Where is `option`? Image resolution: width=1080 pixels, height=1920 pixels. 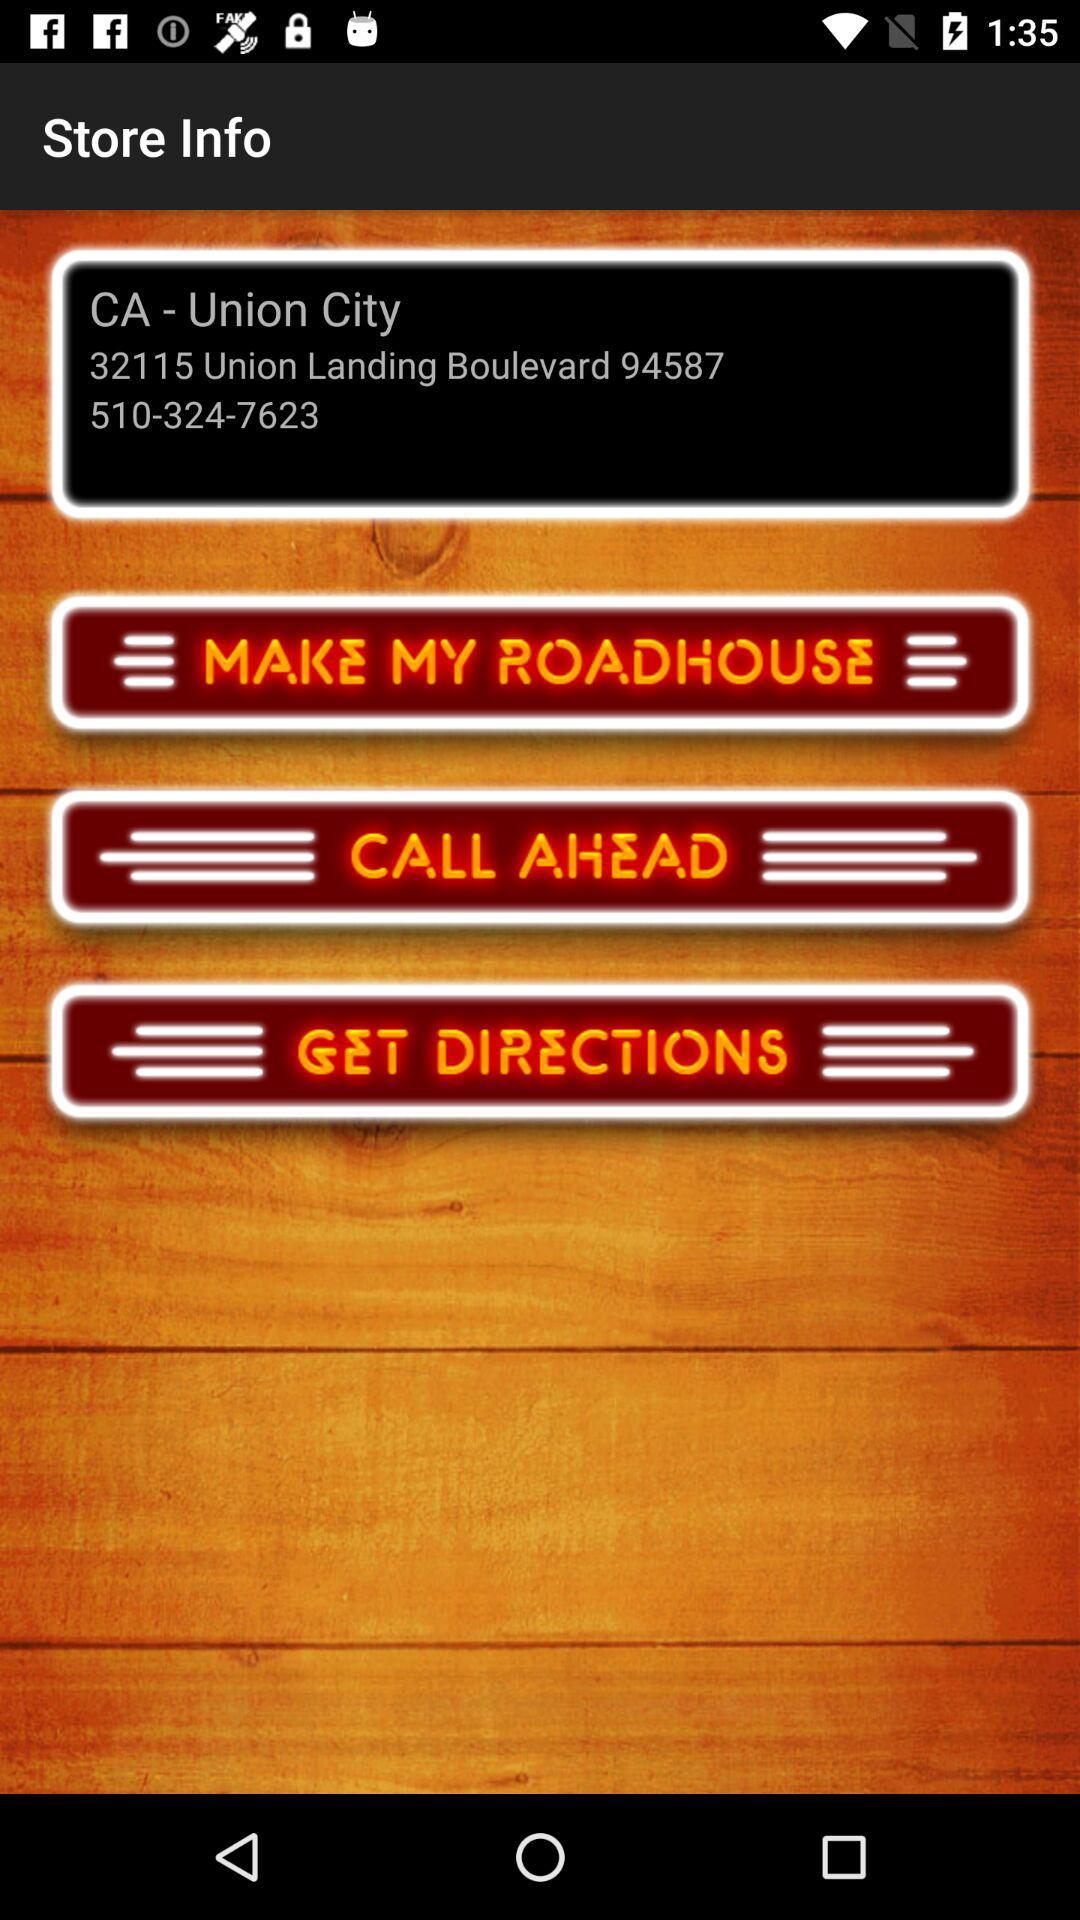 option is located at coordinates (540, 681).